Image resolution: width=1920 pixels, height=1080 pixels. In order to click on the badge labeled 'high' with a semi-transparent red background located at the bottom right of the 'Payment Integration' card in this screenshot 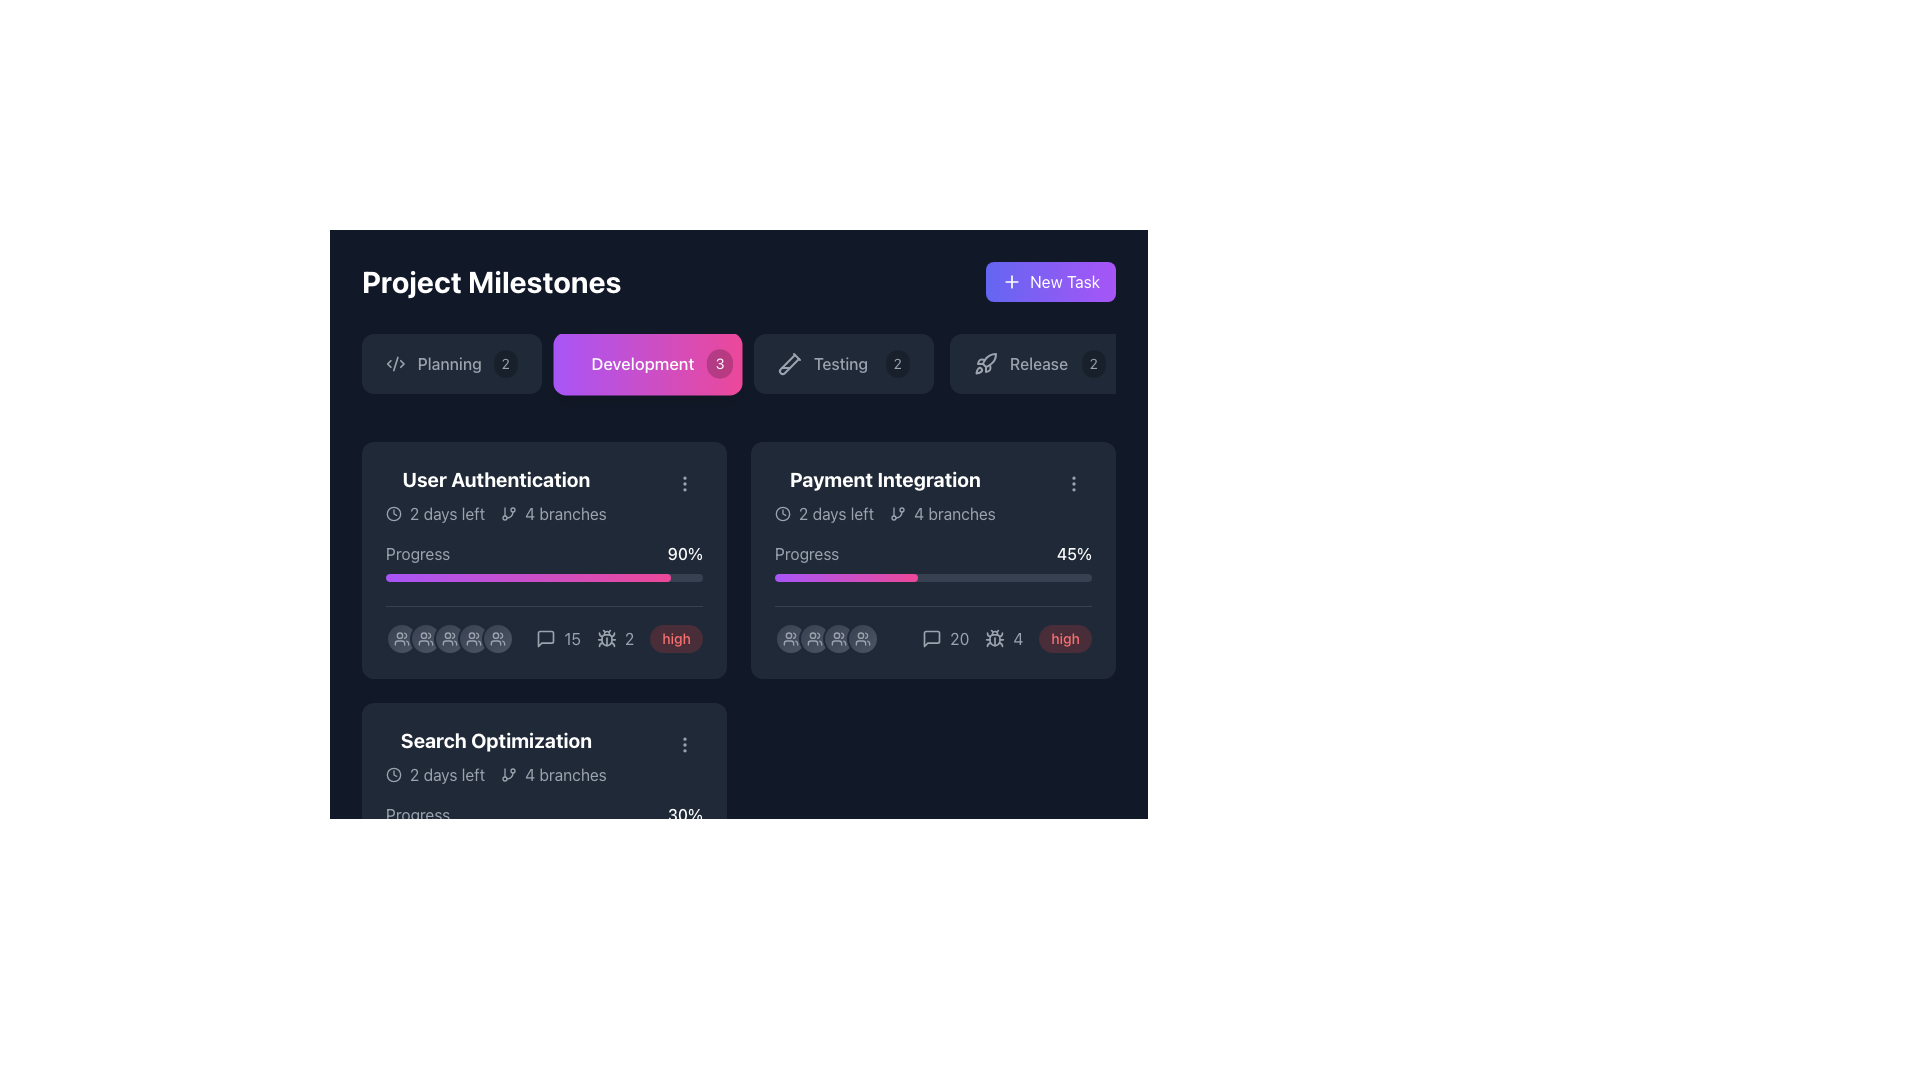, I will do `click(1064, 639)`.